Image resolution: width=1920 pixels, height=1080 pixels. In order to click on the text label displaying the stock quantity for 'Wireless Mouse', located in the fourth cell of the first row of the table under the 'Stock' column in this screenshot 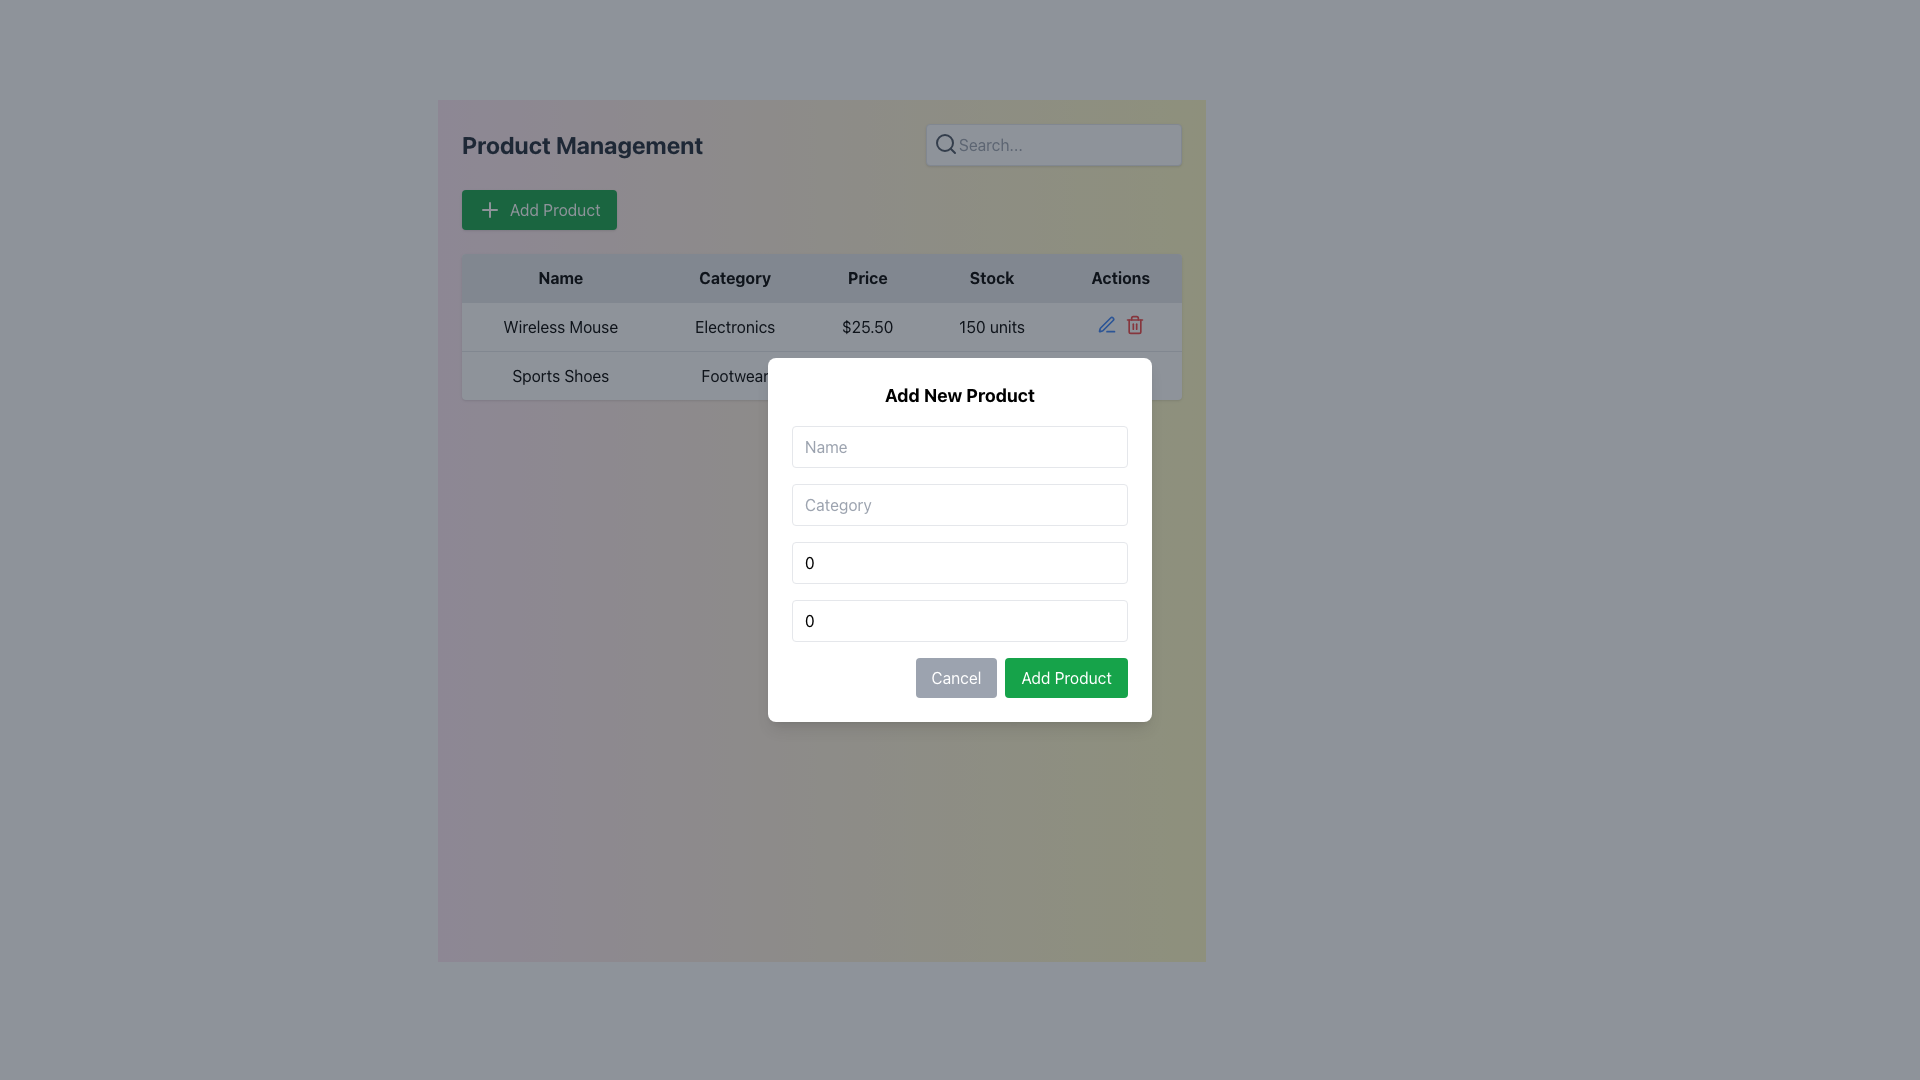, I will do `click(992, 326)`.